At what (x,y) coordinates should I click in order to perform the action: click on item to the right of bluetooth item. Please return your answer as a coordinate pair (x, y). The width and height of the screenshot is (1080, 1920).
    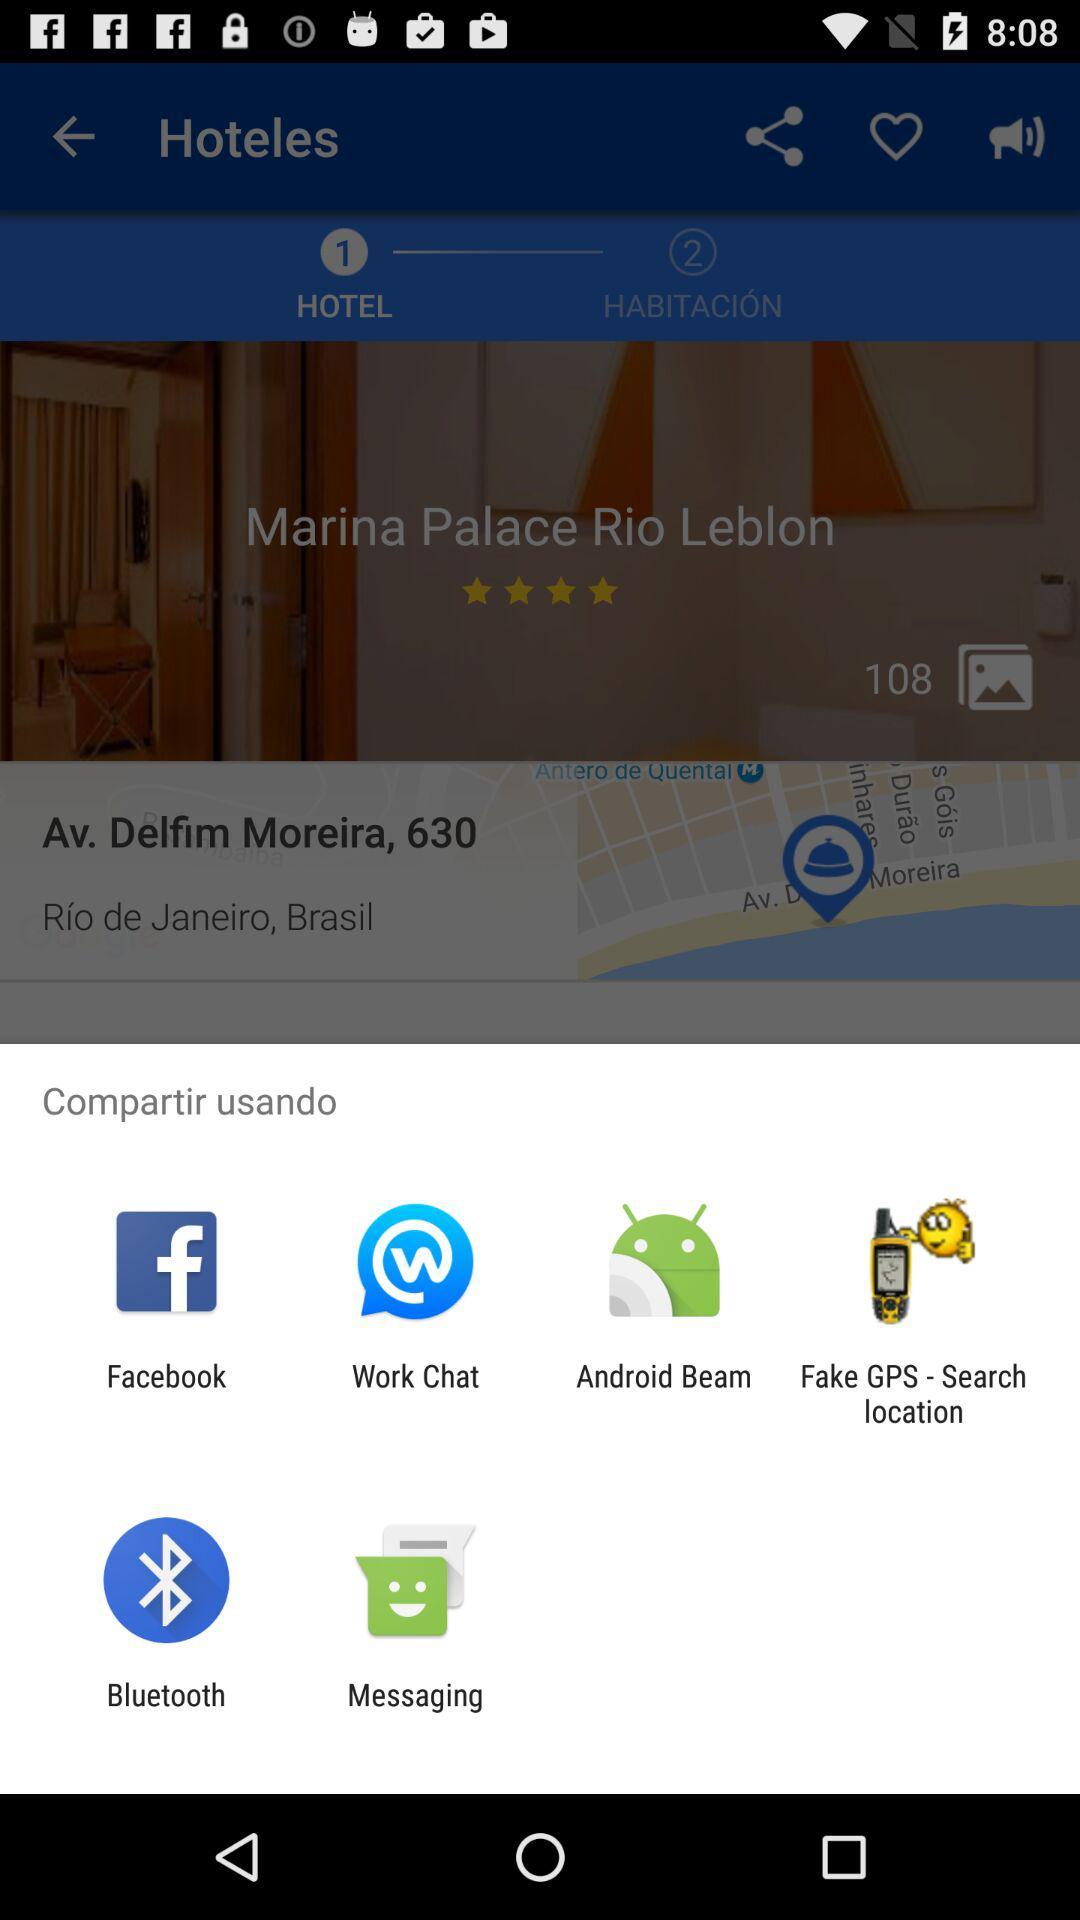
    Looking at the image, I should click on (414, 1711).